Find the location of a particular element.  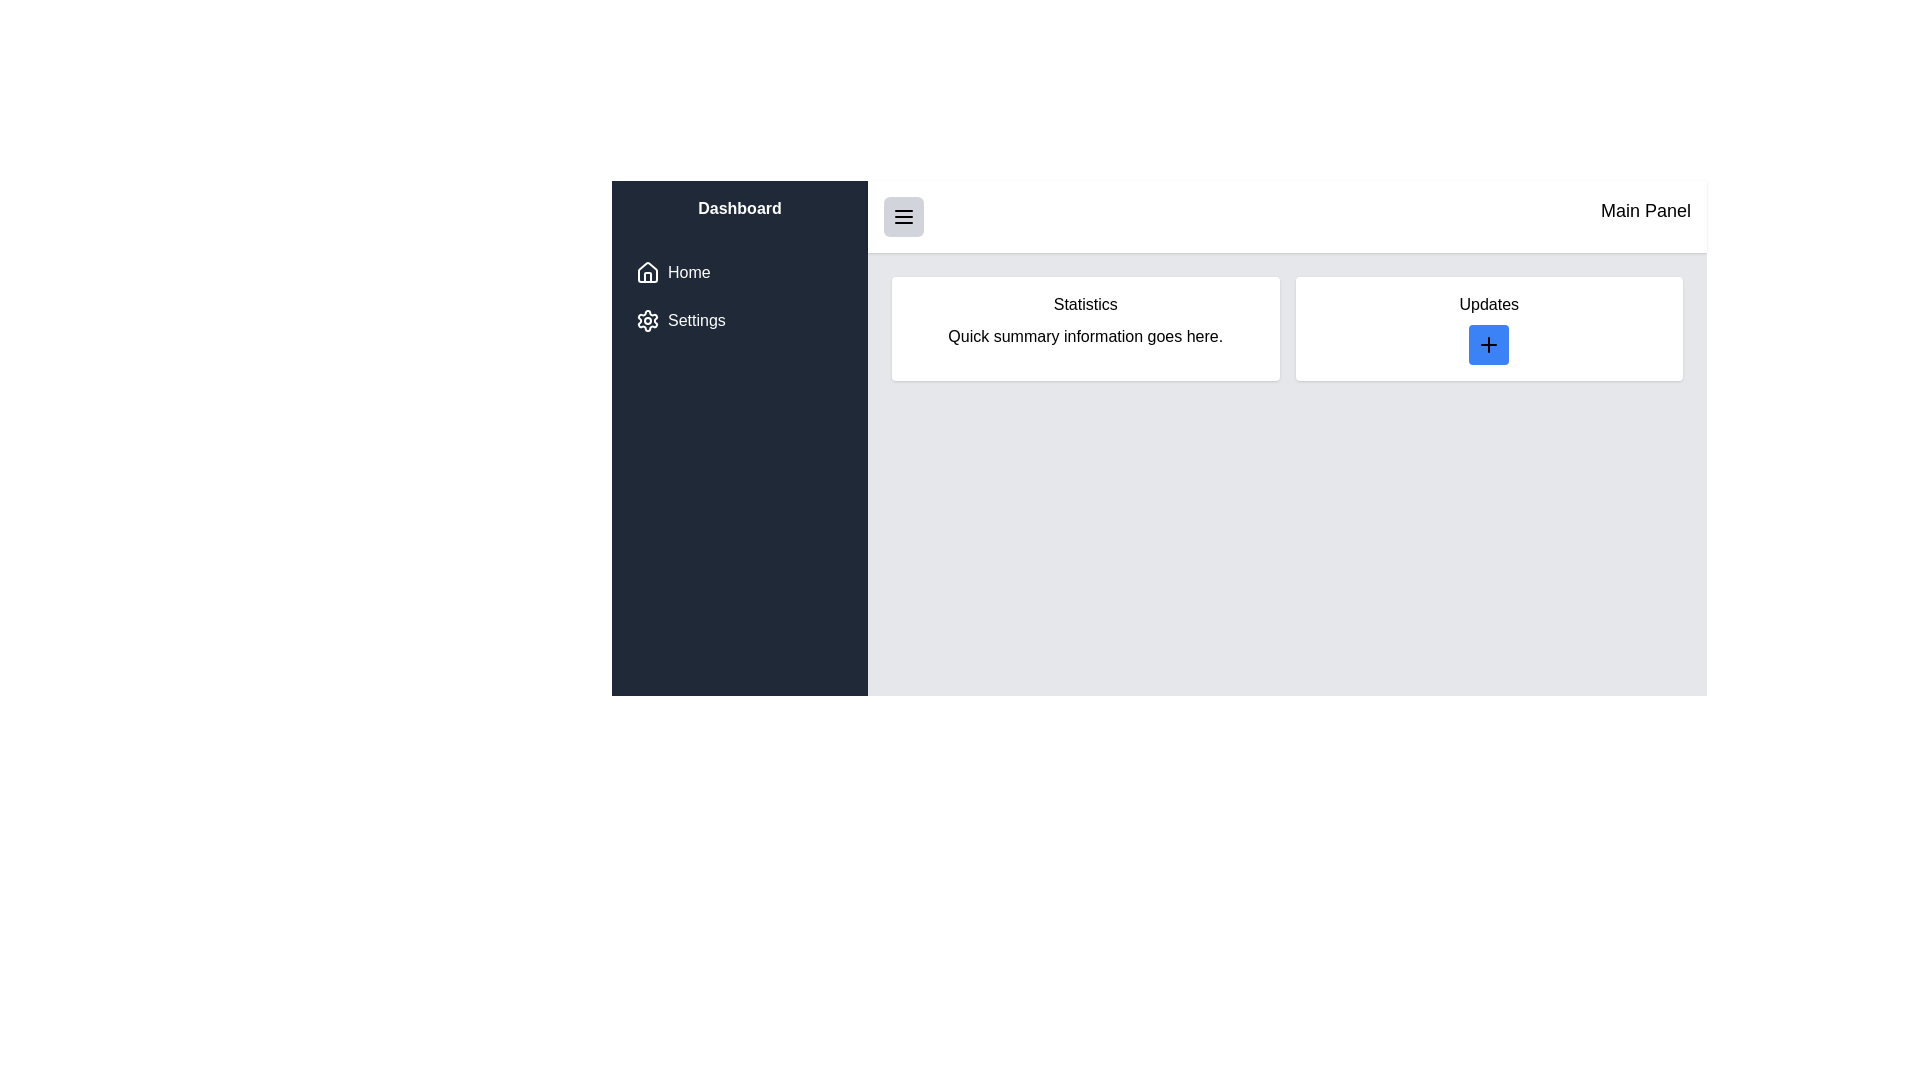

the blue button within the card labeled 'Updates' is located at coordinates (1488, 327).